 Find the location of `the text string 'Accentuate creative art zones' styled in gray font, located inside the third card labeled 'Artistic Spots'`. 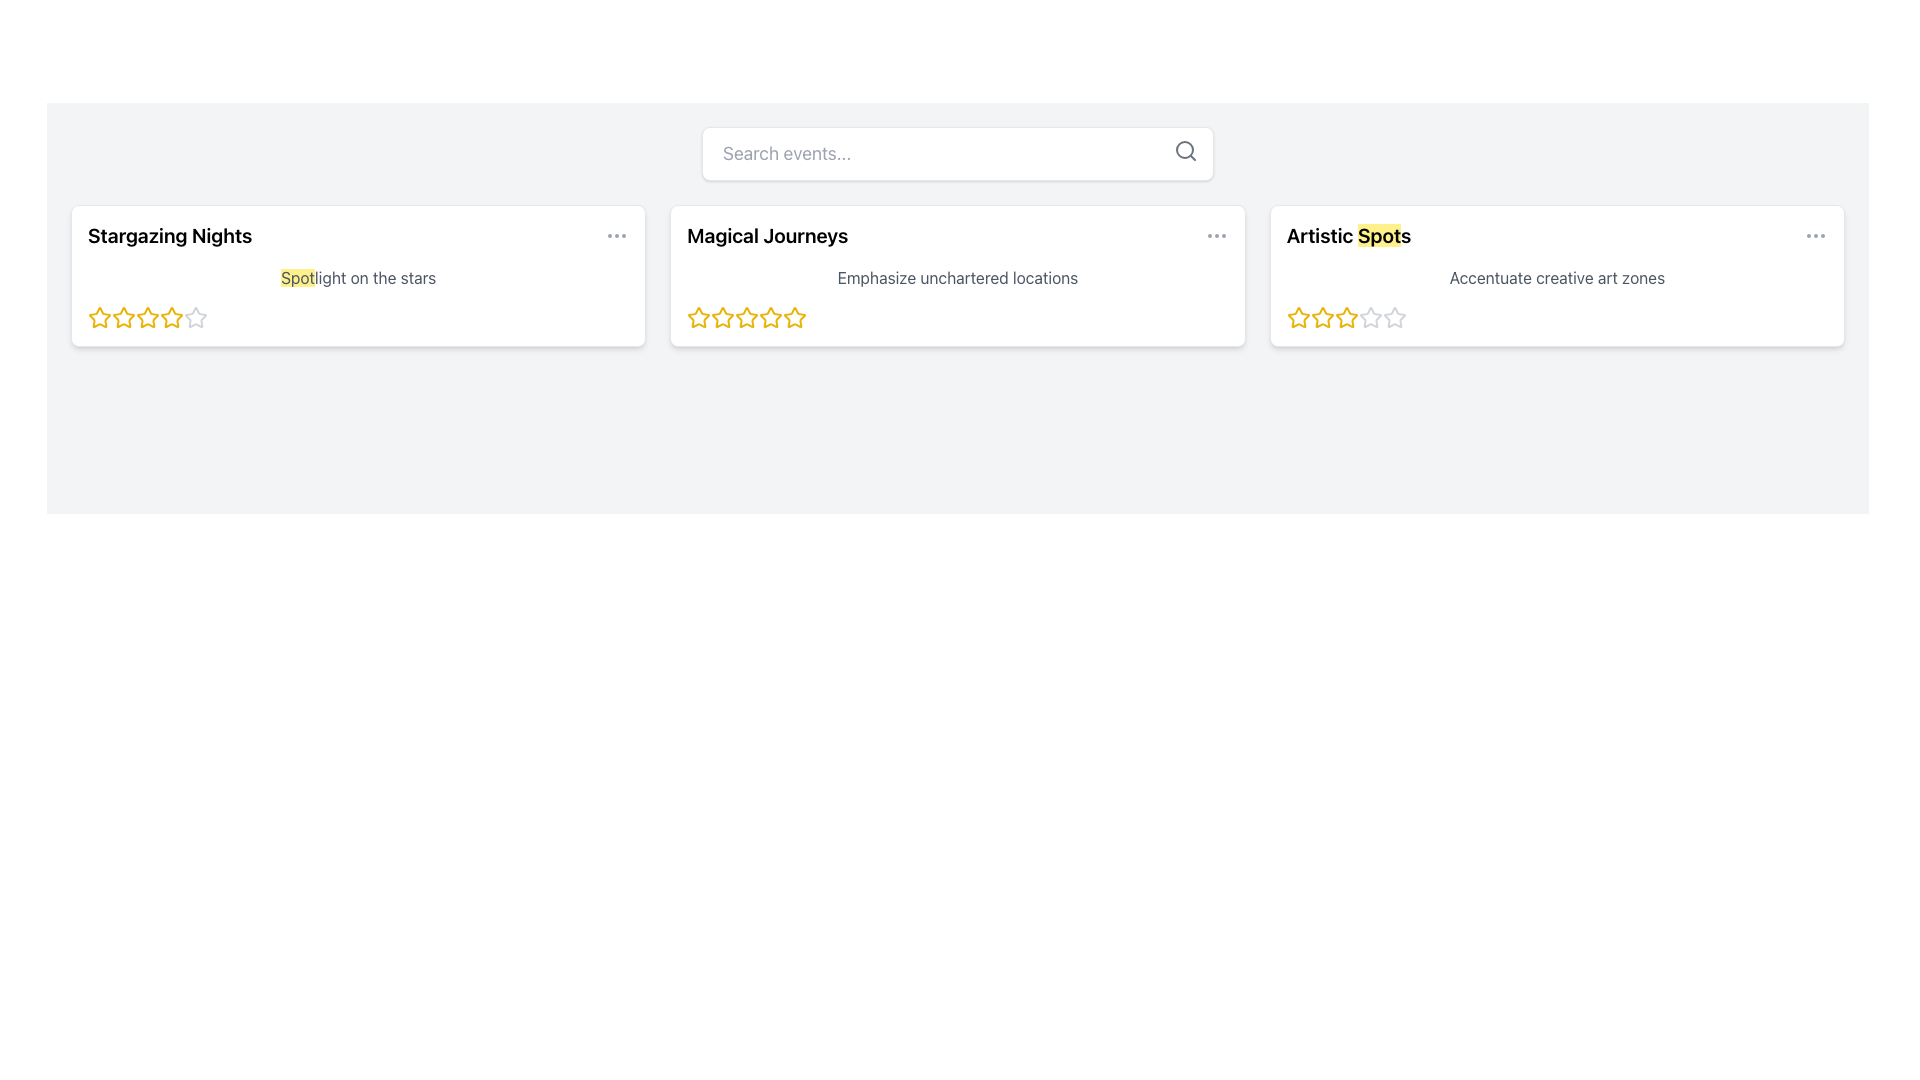

the text string 'Accentuate creative art zones' styled in gray font, located inside the third card labeled 'Artistic Spots' is located at coordinates (1556, 277).